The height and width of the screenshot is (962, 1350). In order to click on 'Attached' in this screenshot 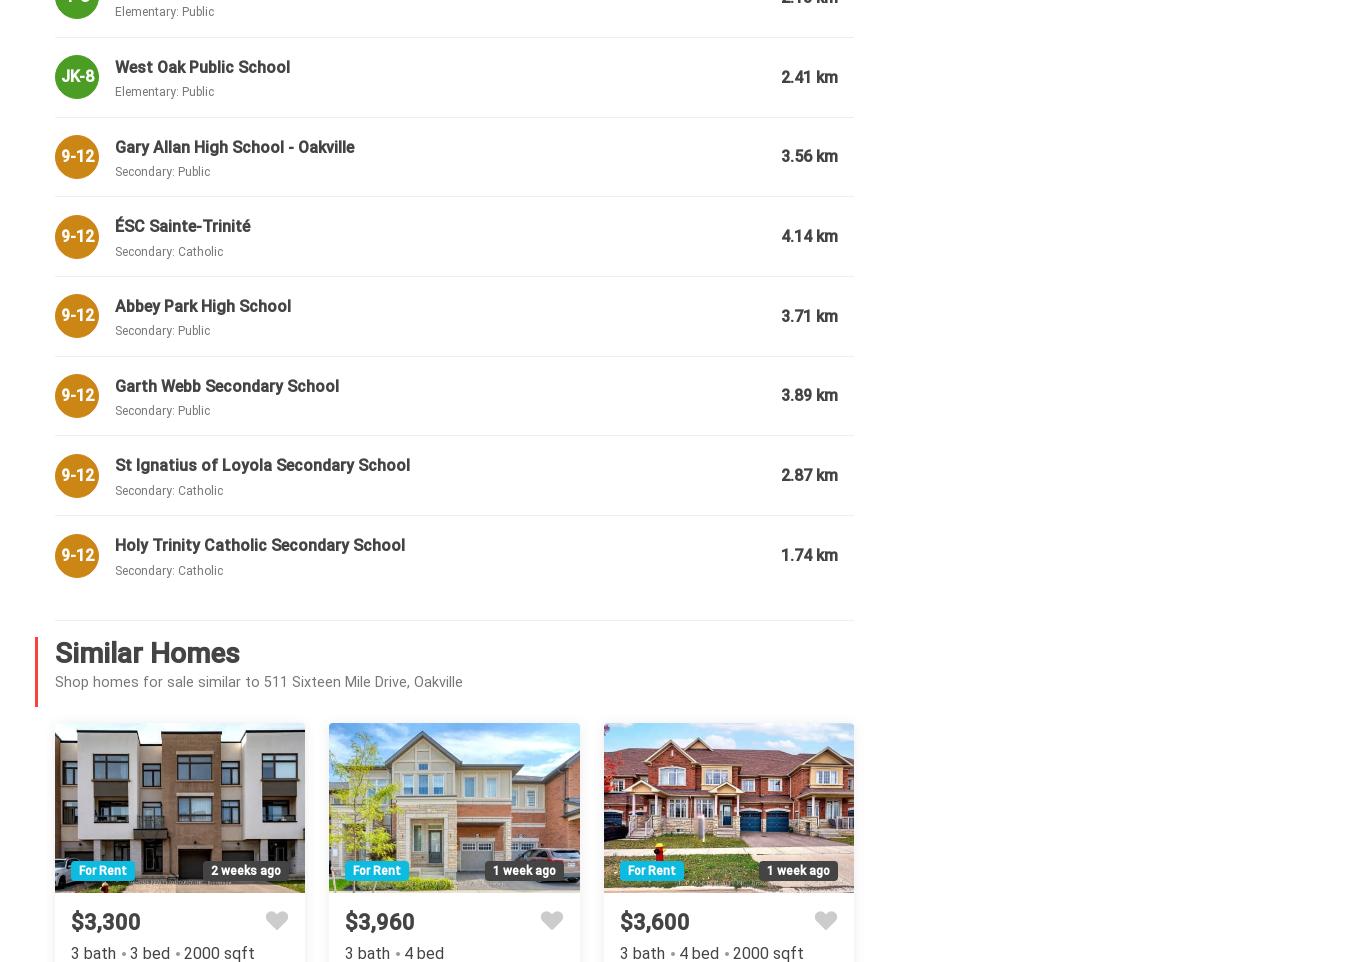, I will do `click(188, 213)`.